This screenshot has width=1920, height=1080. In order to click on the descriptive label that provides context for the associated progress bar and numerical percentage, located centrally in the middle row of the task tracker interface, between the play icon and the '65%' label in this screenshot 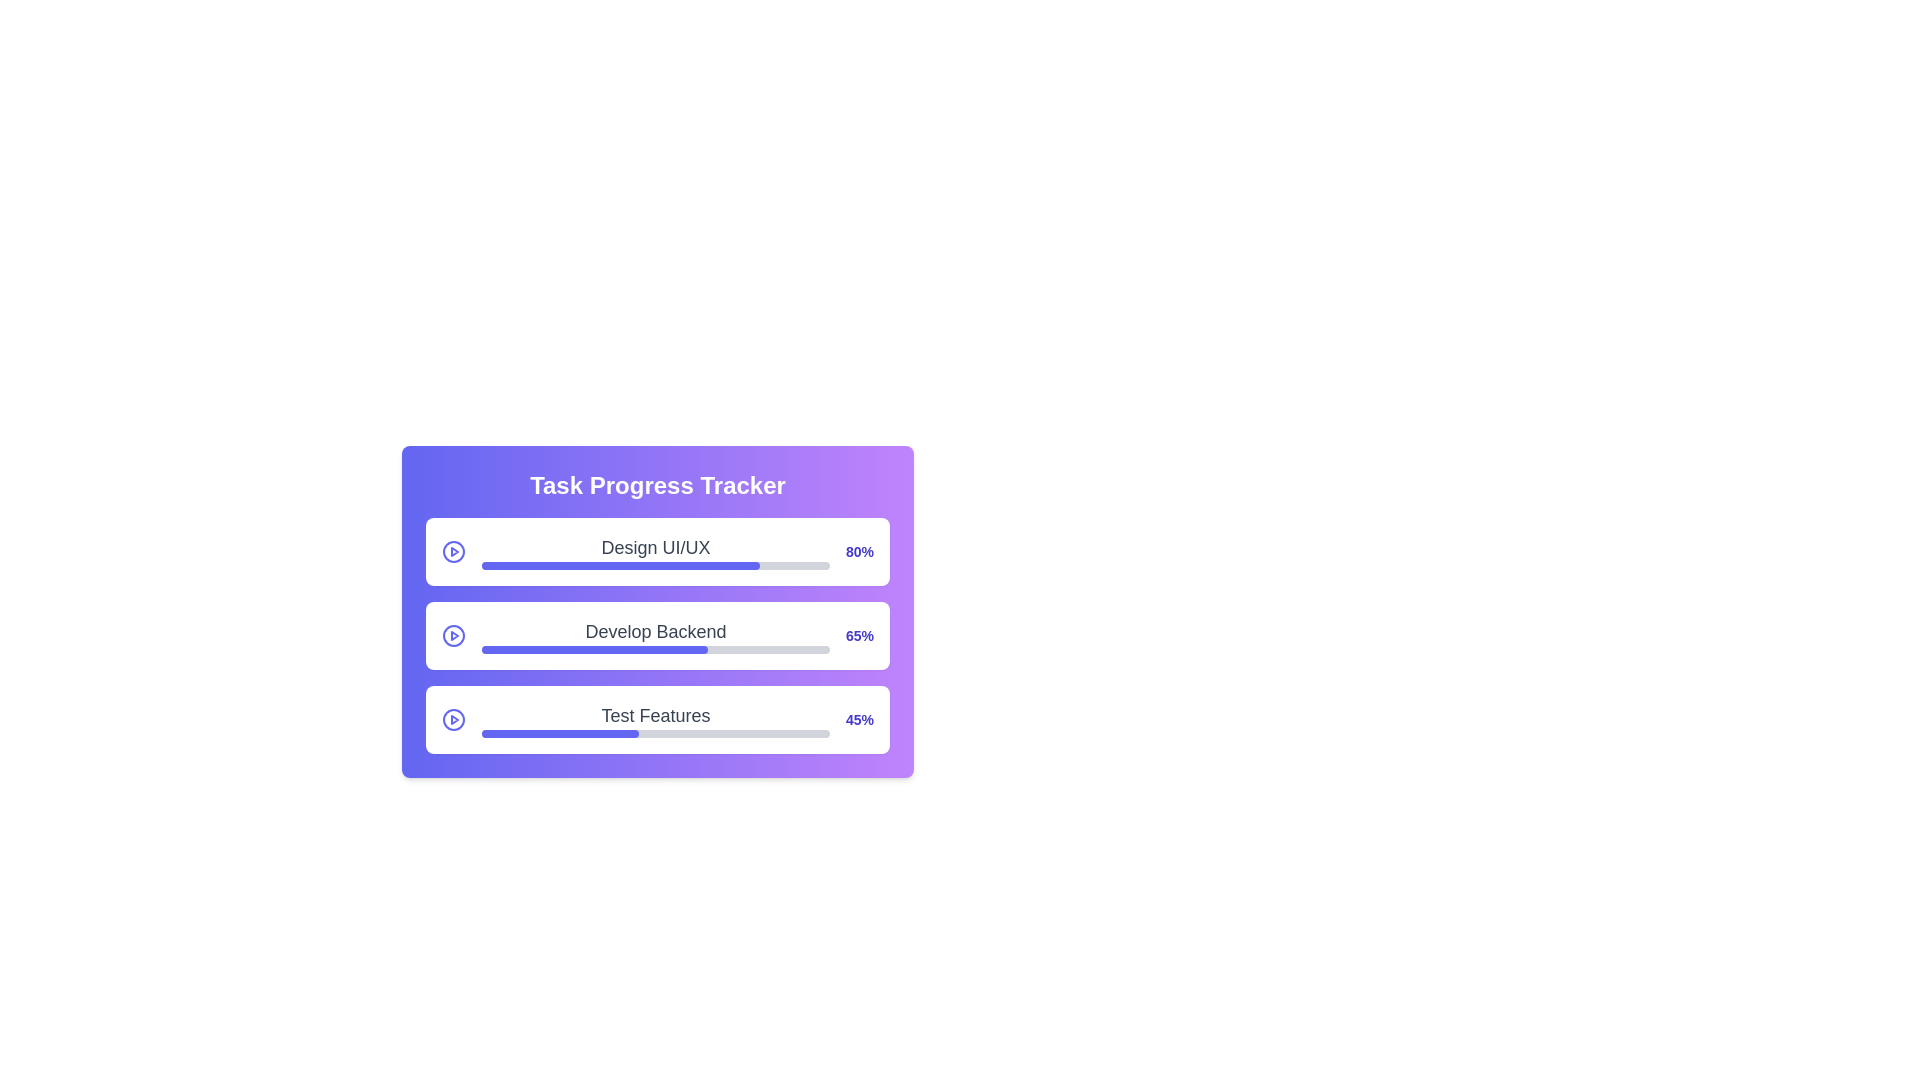, I will do `click(656, 636)`.